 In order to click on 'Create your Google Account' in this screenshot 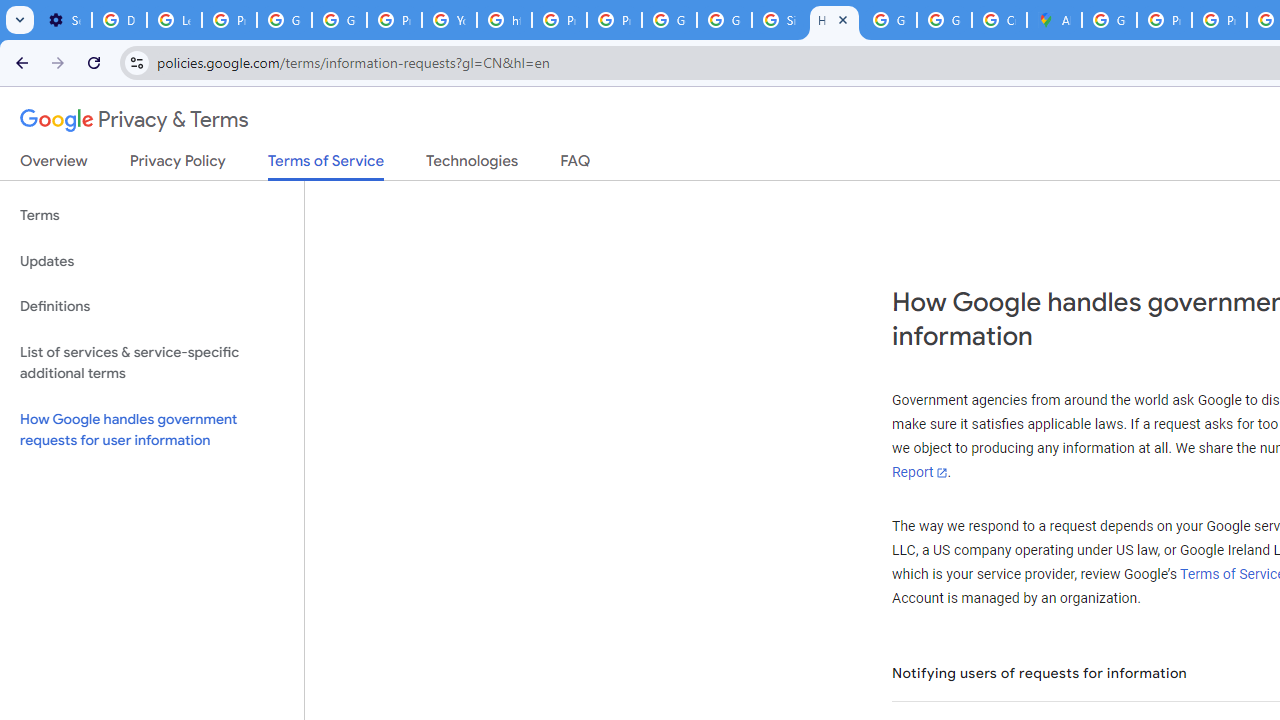, I will do `click(999, 20)`.